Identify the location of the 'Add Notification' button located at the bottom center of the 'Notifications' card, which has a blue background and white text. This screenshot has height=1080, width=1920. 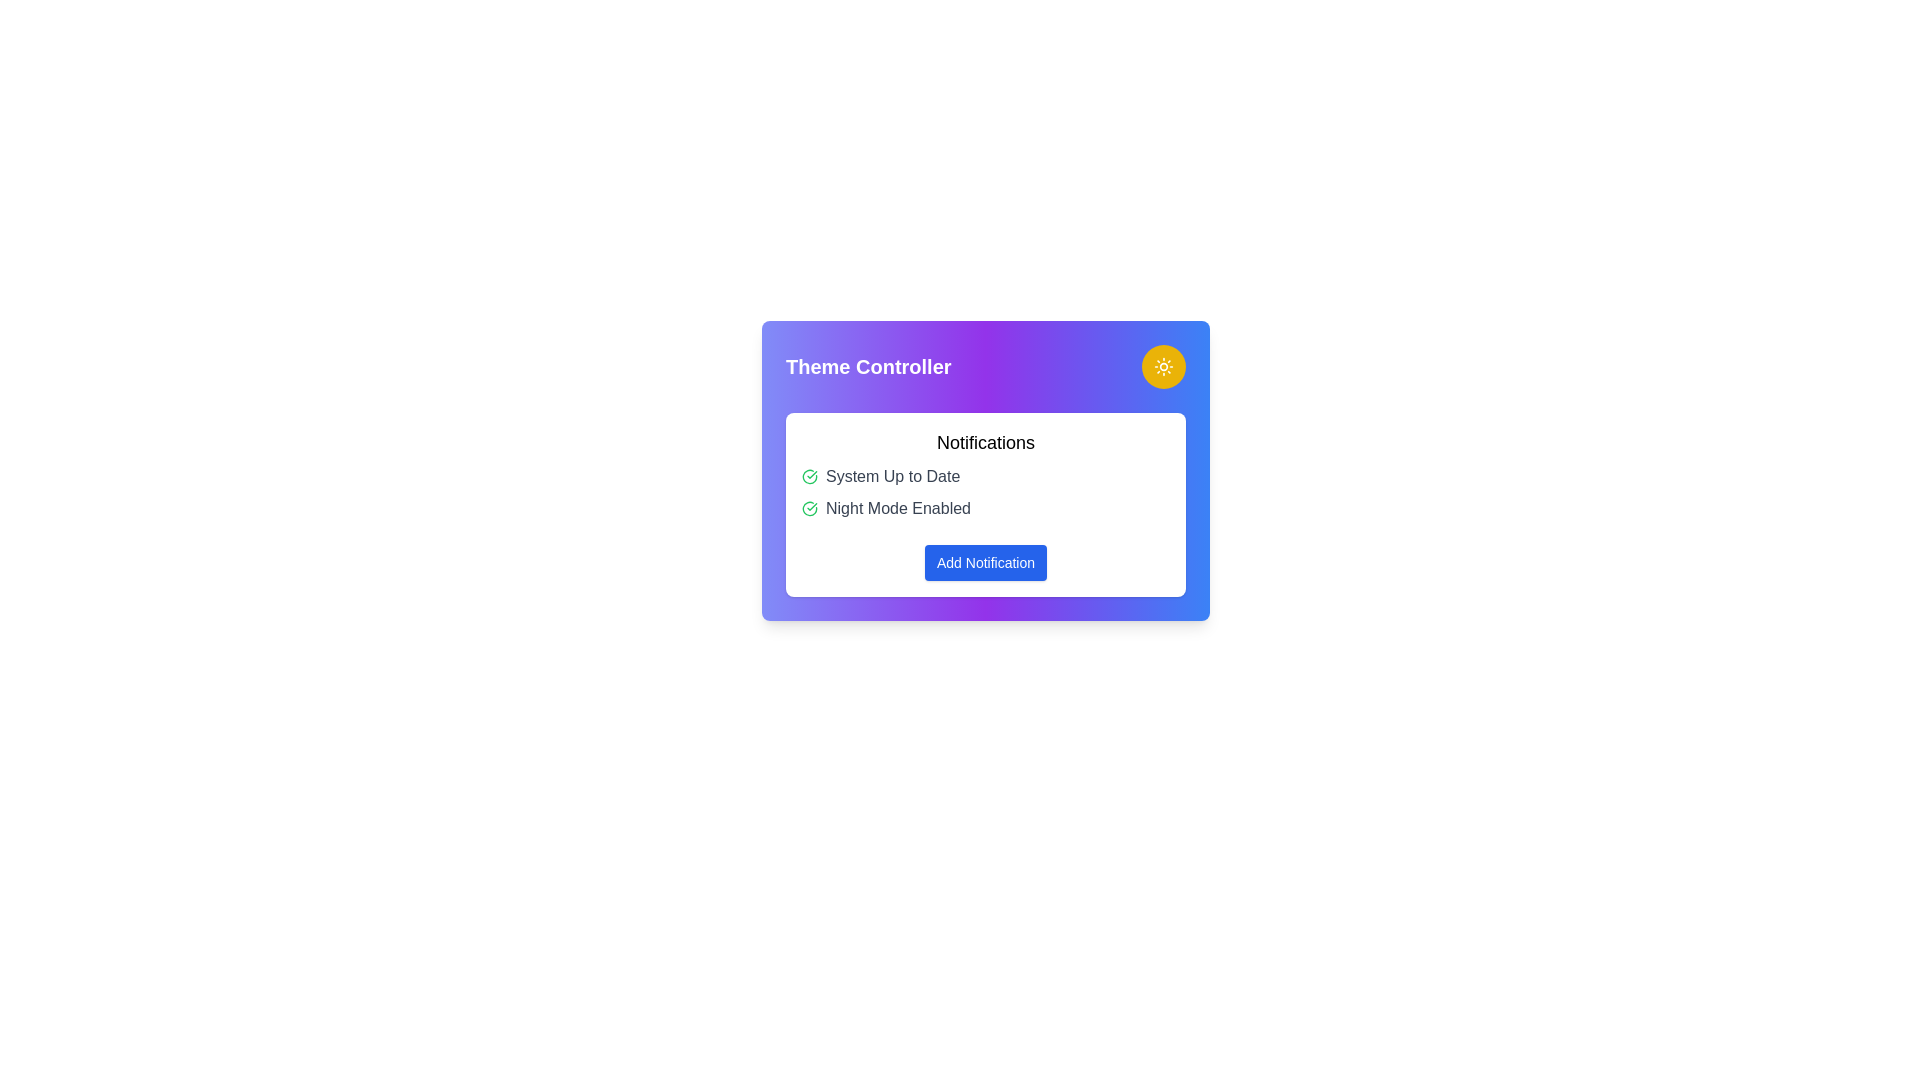
(985, 563).